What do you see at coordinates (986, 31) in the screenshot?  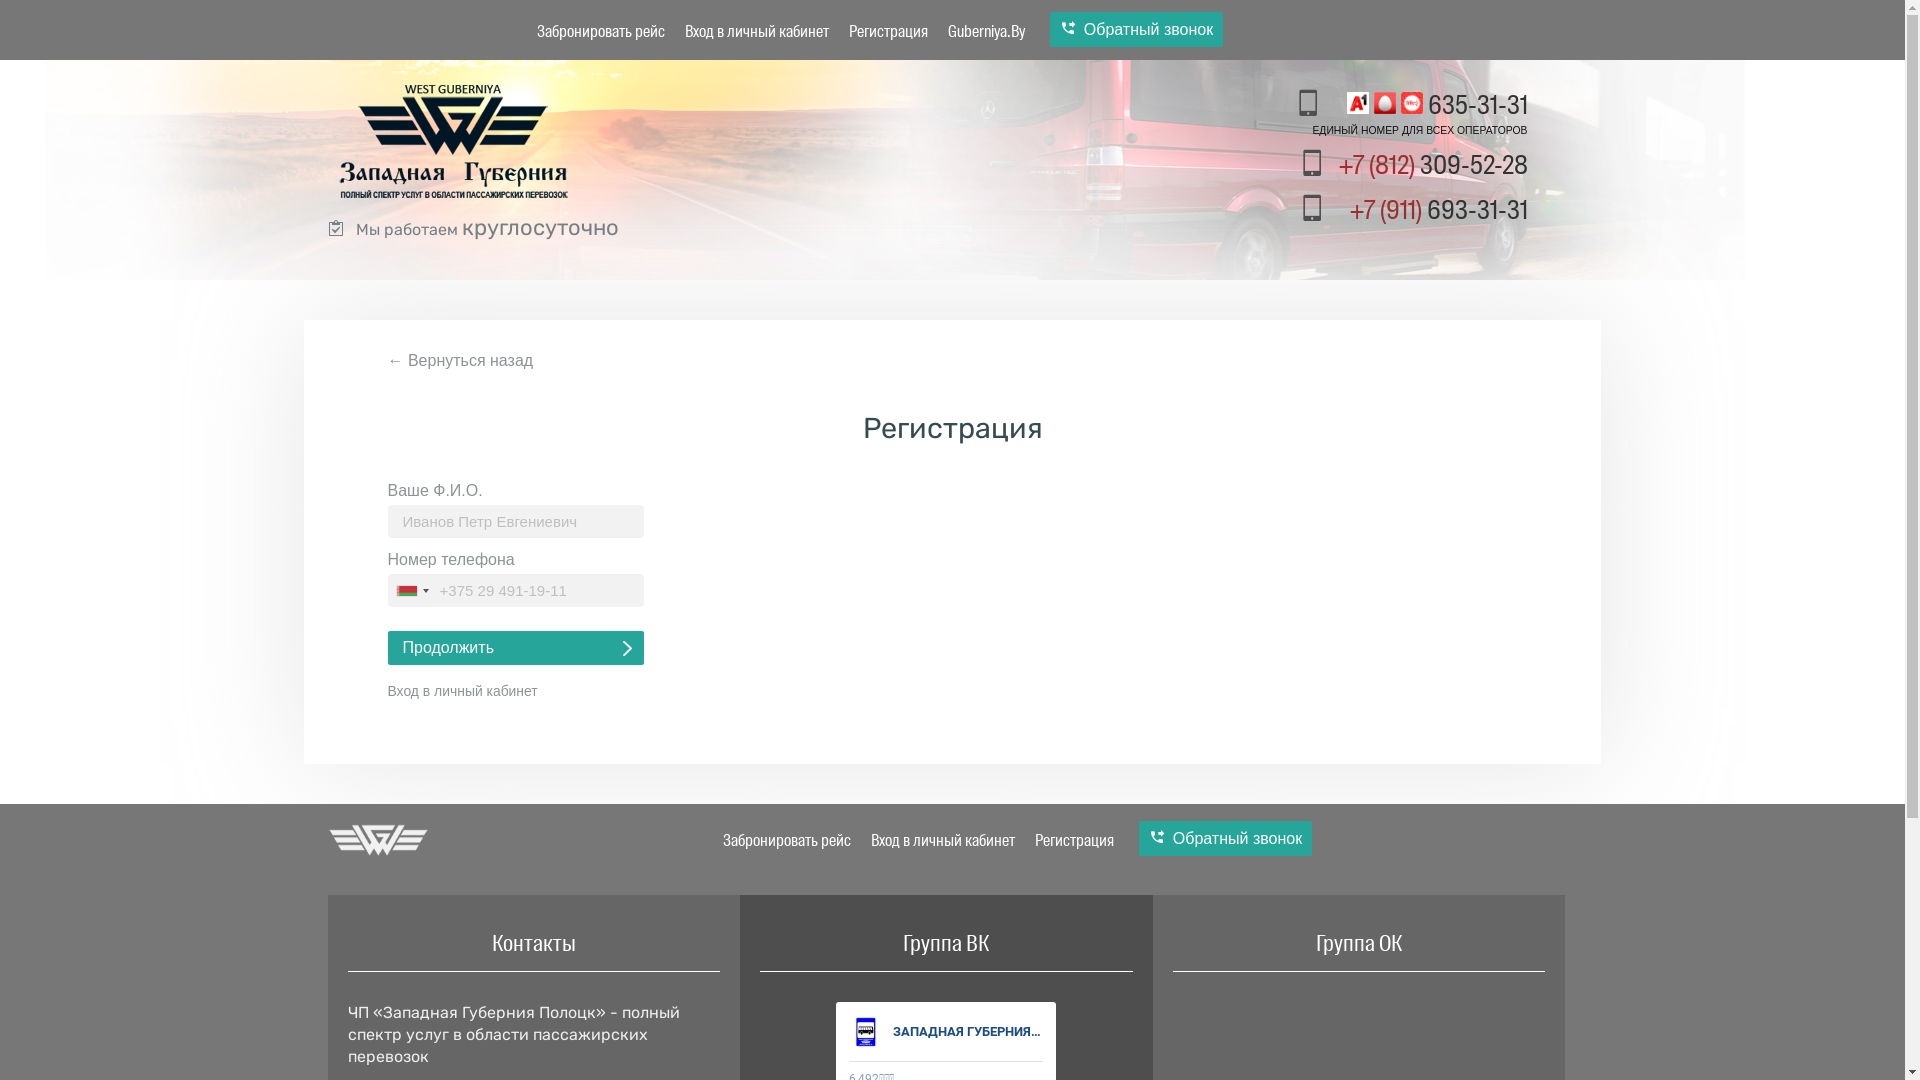 I see `'Guberniya.By'` at bounding box center [986, 31].